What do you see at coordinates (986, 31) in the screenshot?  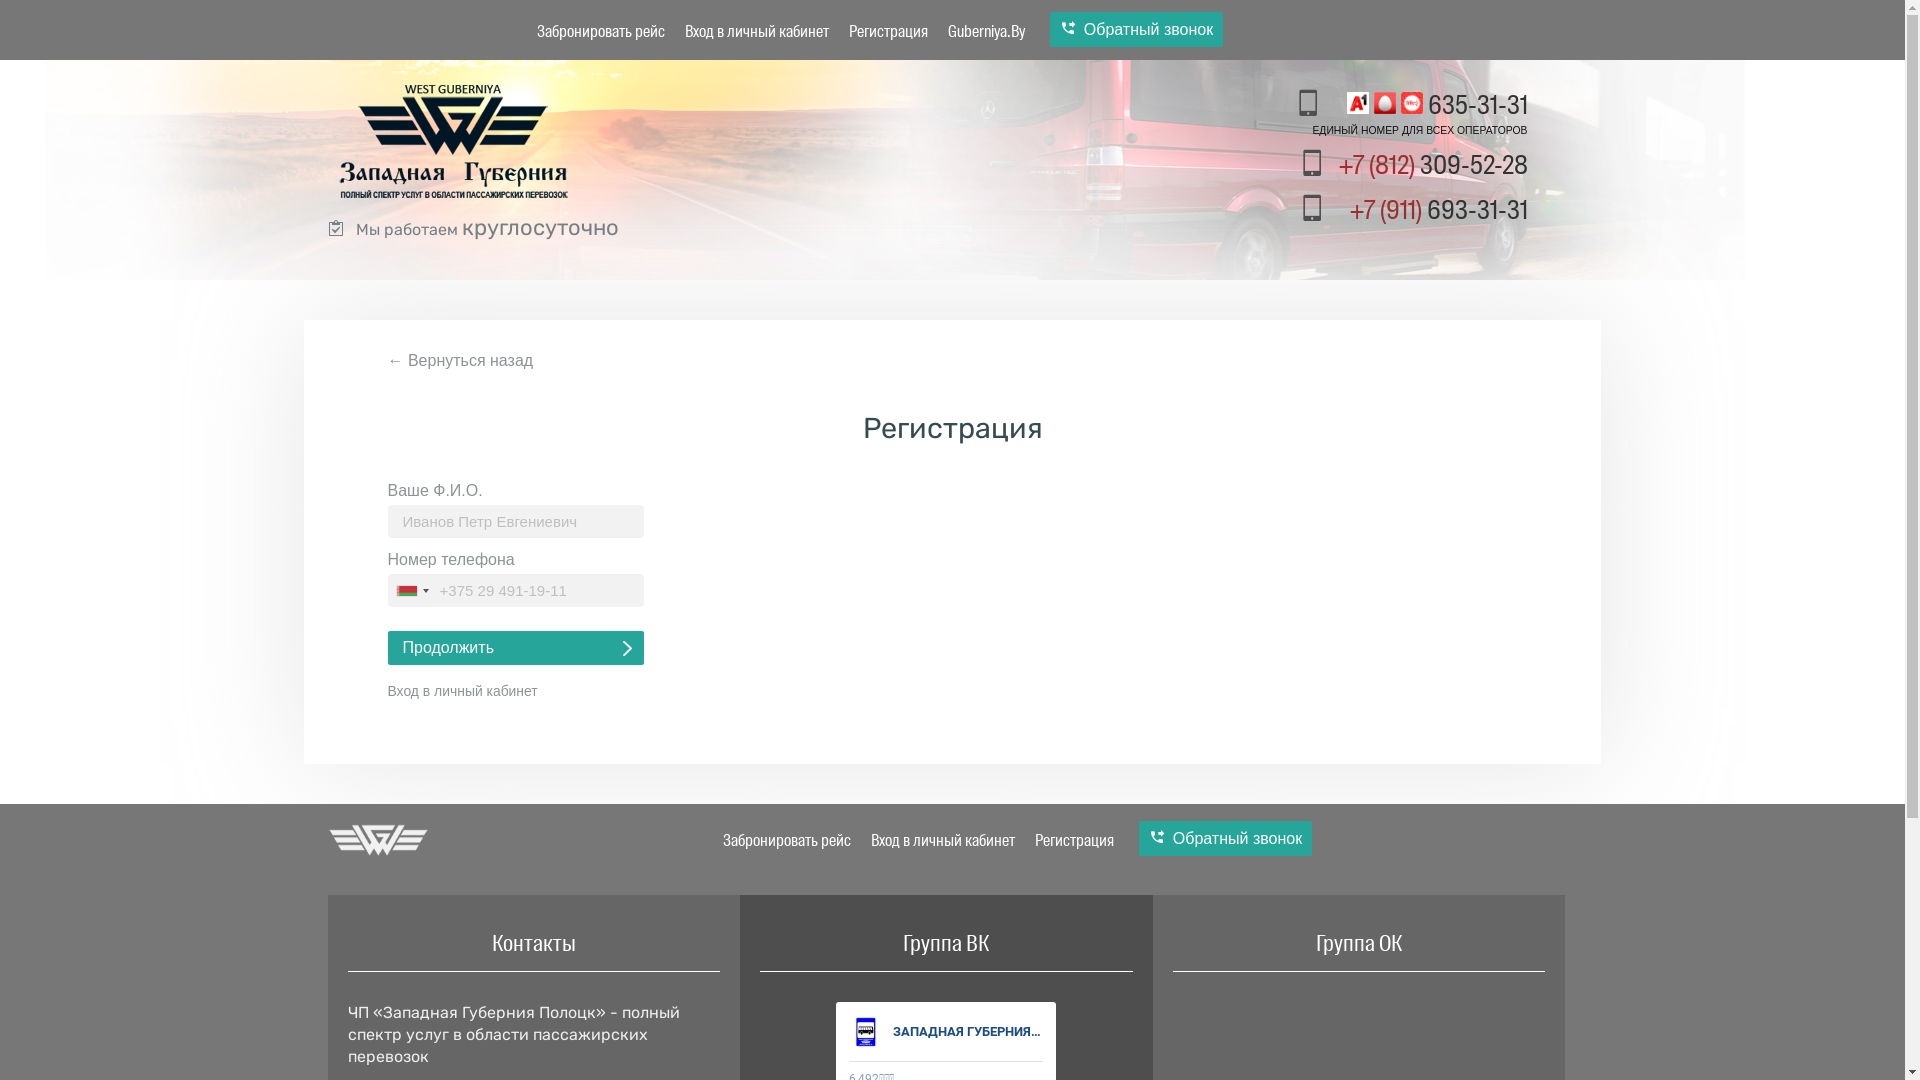 I see `'Guberniya.By'` at bounding box center [986, 31].